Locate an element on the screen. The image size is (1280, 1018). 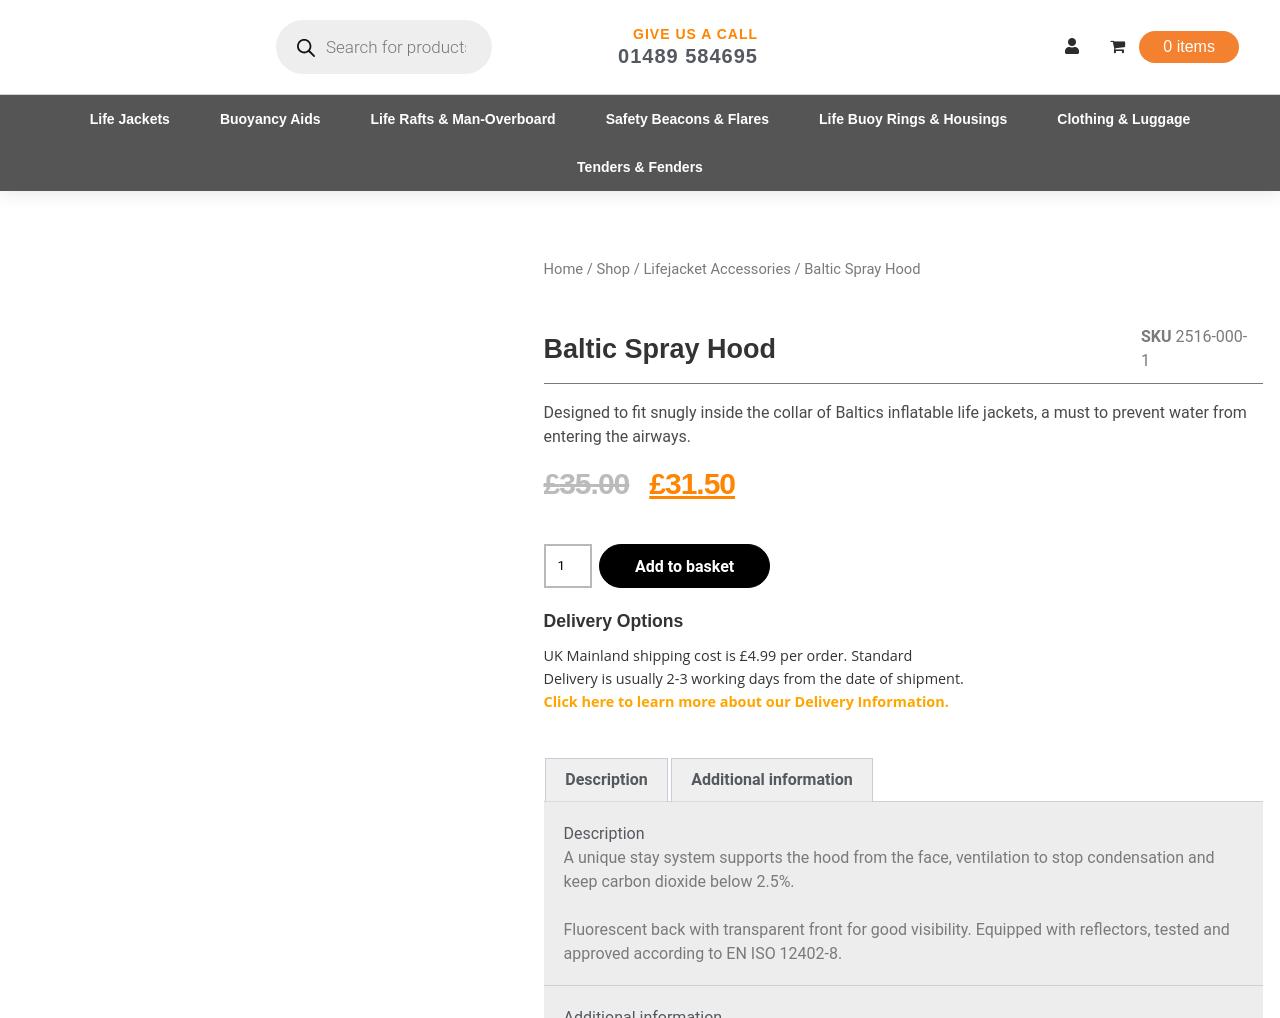
'Designed to fit snugly inside the collar of Baltics inflatable life jackets, a must to prevent water from entering the airways.' is located at coordinates (893, 422).